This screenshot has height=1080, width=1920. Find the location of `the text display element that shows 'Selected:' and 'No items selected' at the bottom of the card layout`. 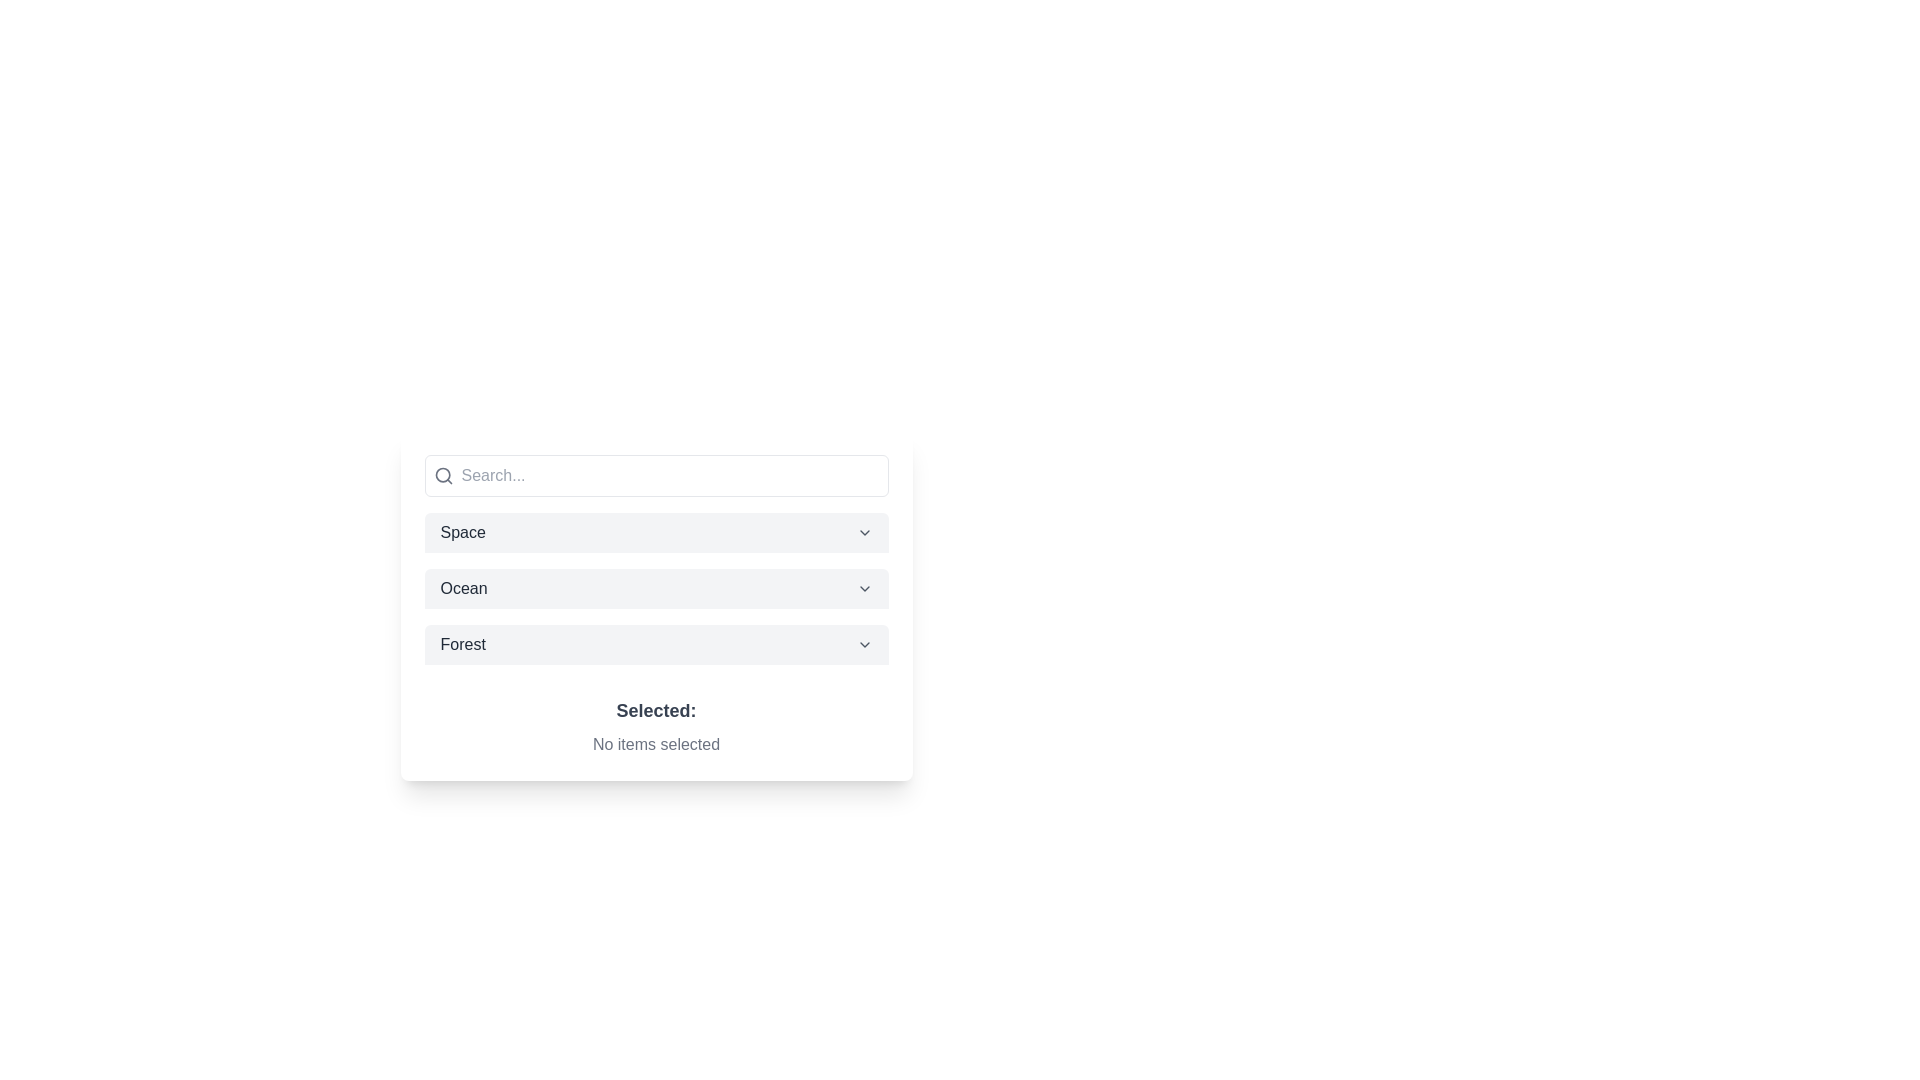

the text display element that shows 'Selected:' and 'No items selected' at the bottom of the card layout is located at coordinates (656, 717).